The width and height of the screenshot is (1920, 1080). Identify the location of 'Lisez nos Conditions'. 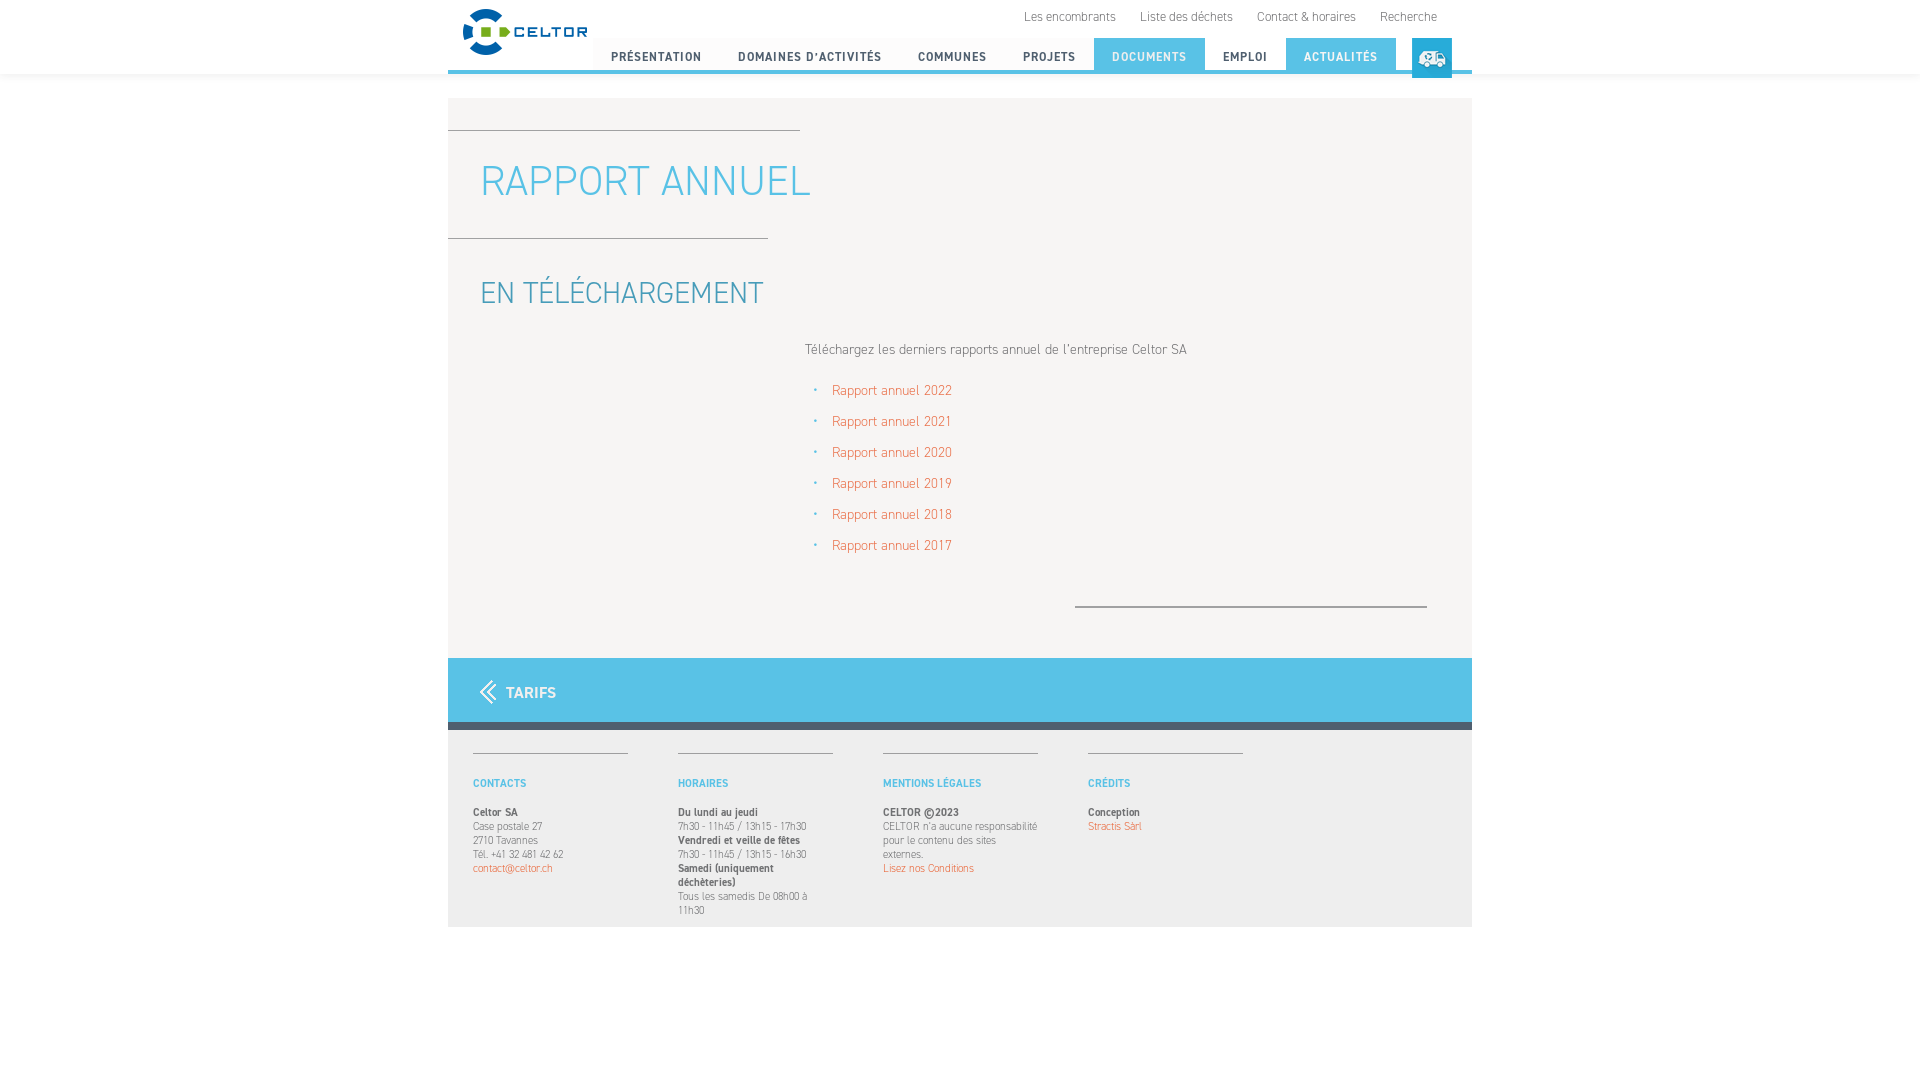
(958, 867).